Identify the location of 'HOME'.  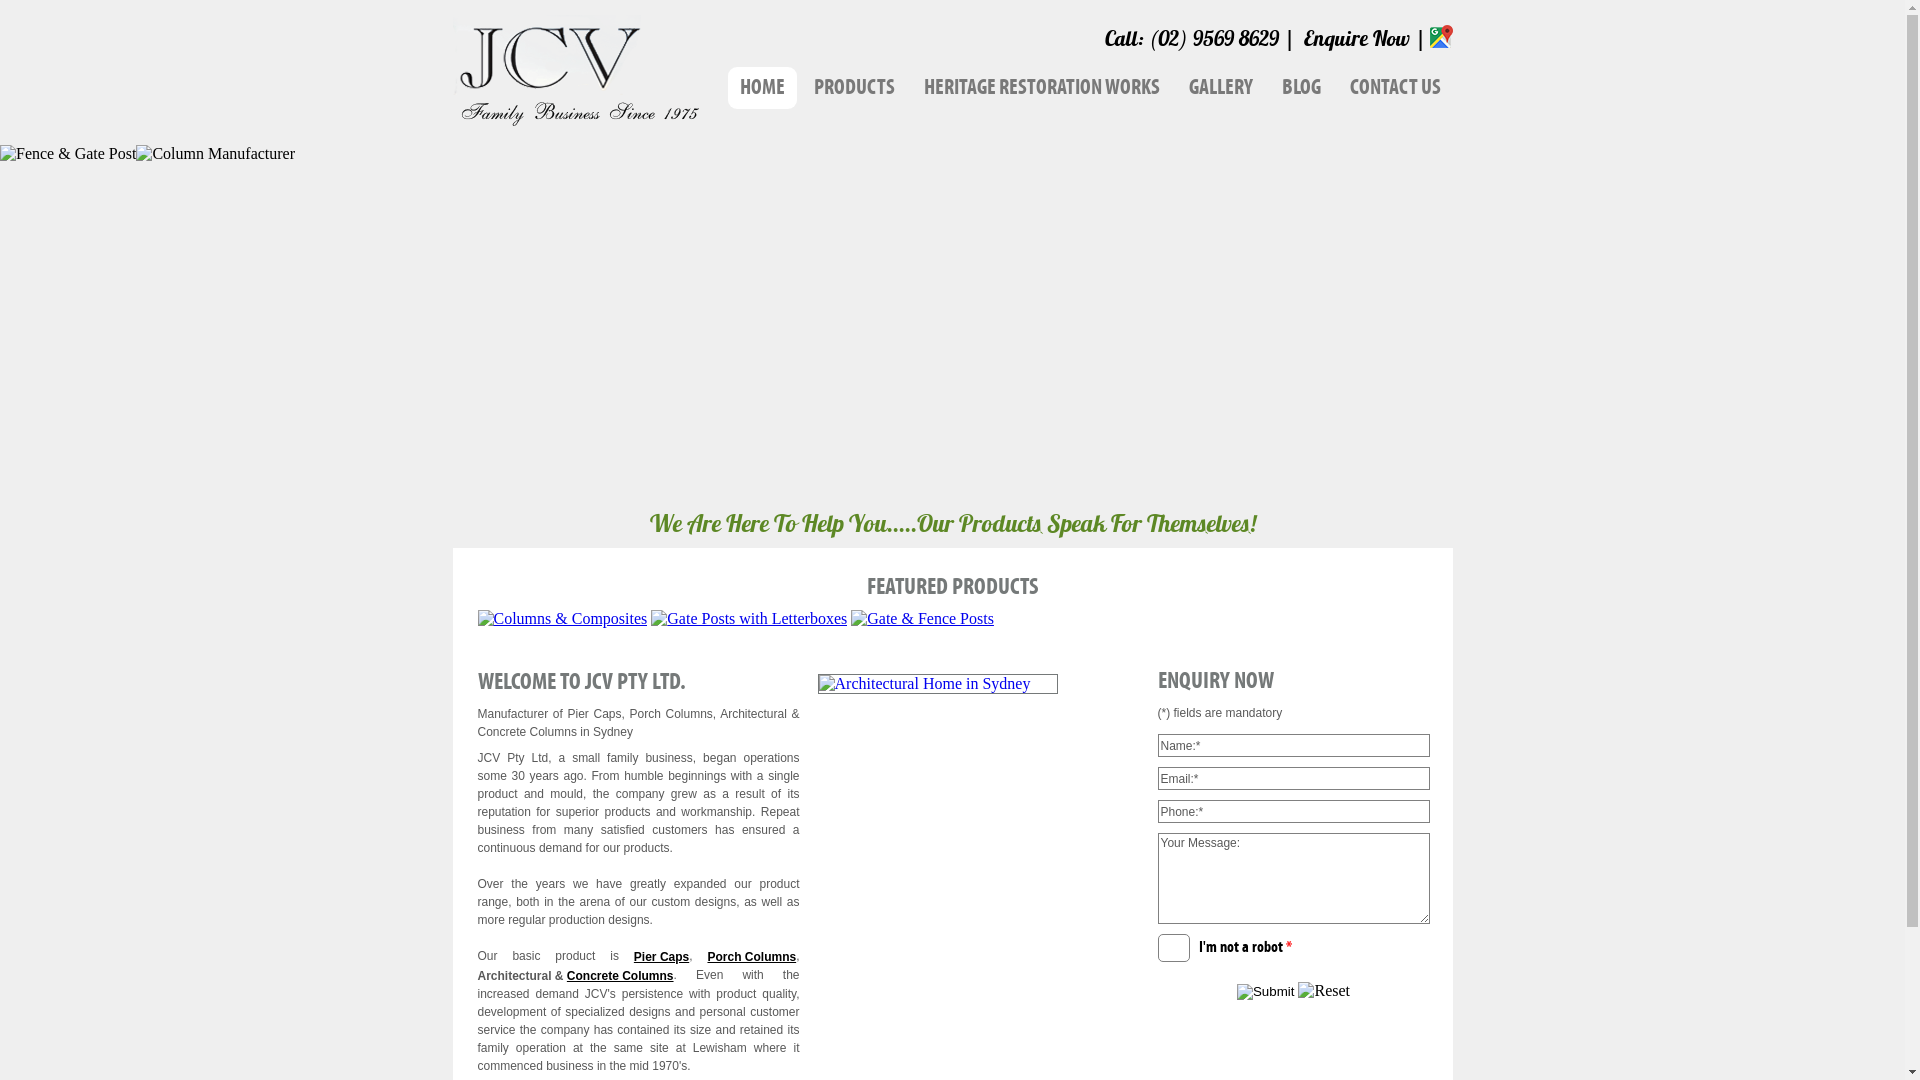
(761, 87).